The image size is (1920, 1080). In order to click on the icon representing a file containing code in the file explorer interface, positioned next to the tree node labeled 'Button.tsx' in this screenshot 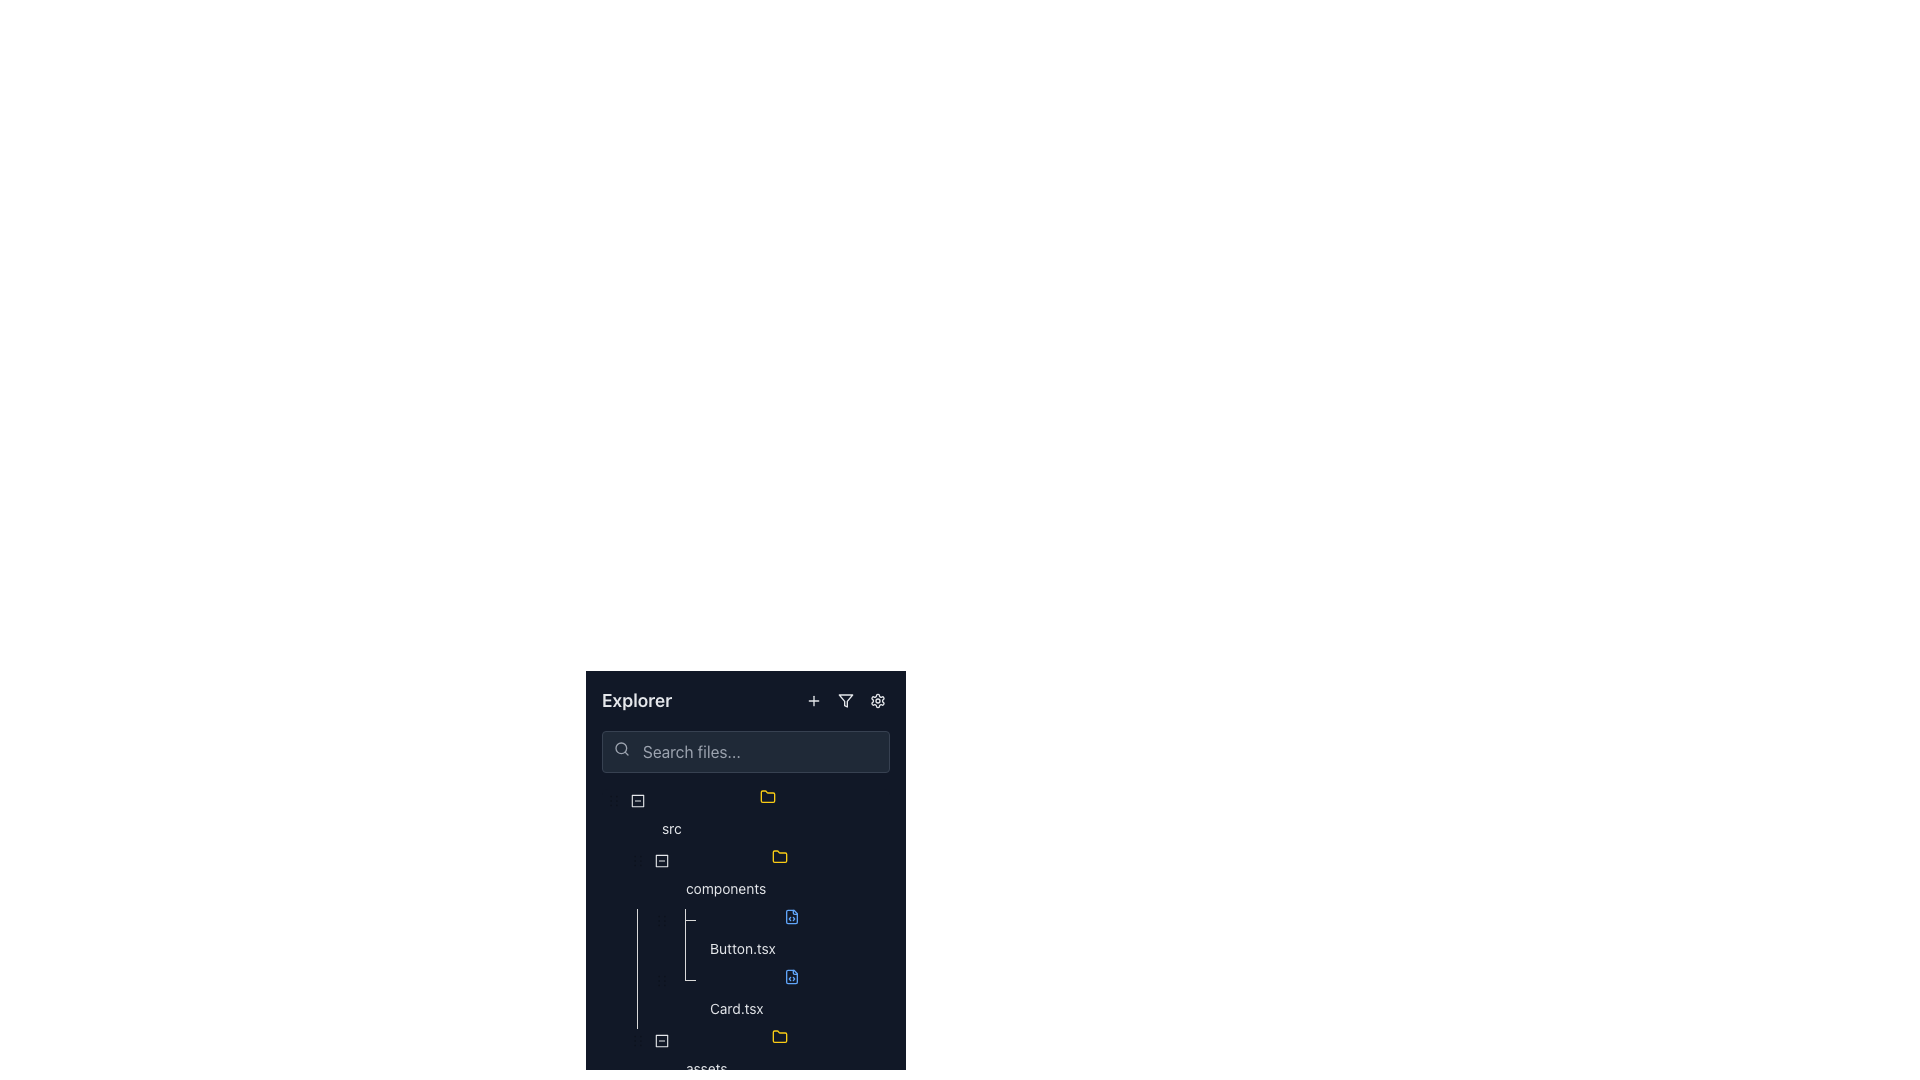, I will do `click(791, 917)`.